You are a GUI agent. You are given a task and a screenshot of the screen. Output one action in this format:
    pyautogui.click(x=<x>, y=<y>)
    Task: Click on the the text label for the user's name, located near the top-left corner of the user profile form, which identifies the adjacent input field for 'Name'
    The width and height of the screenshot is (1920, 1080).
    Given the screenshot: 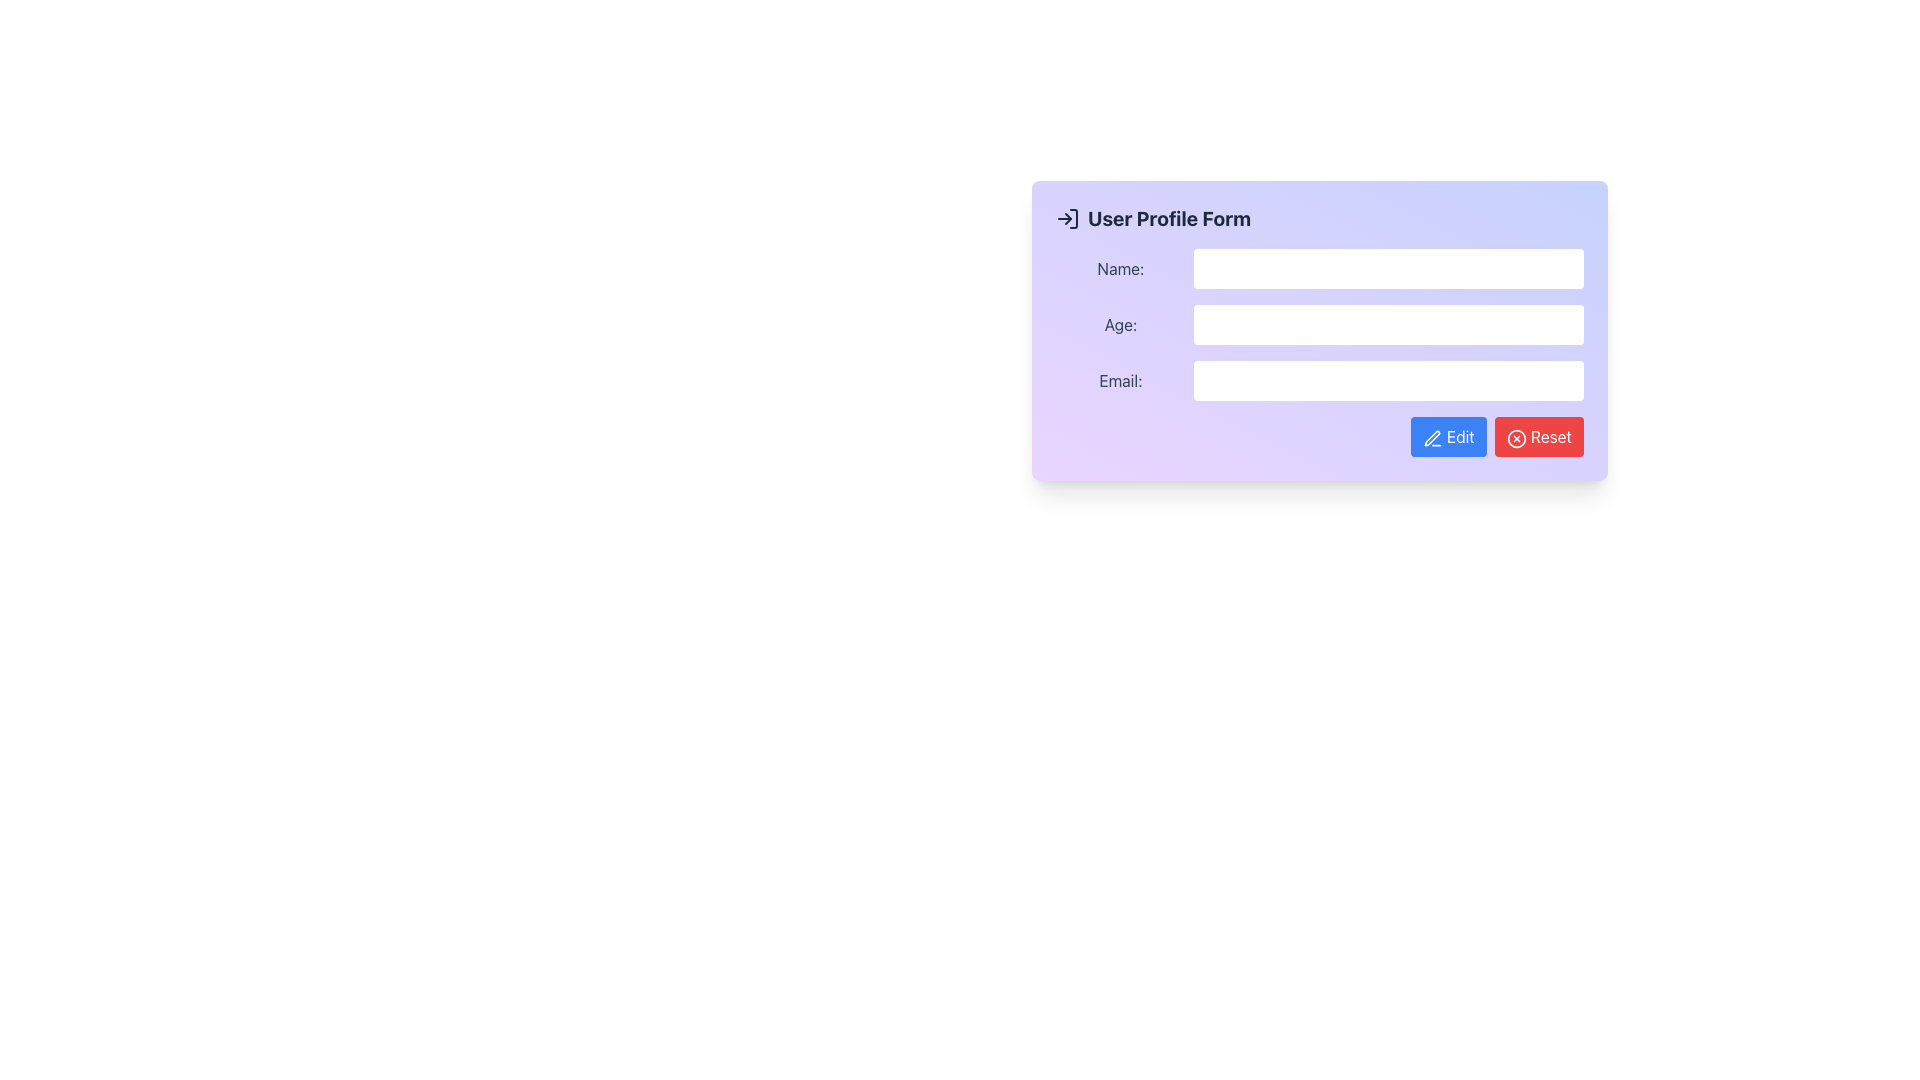 What is the action you would take?
    pyautogui.click(x=1120, y=268)
    